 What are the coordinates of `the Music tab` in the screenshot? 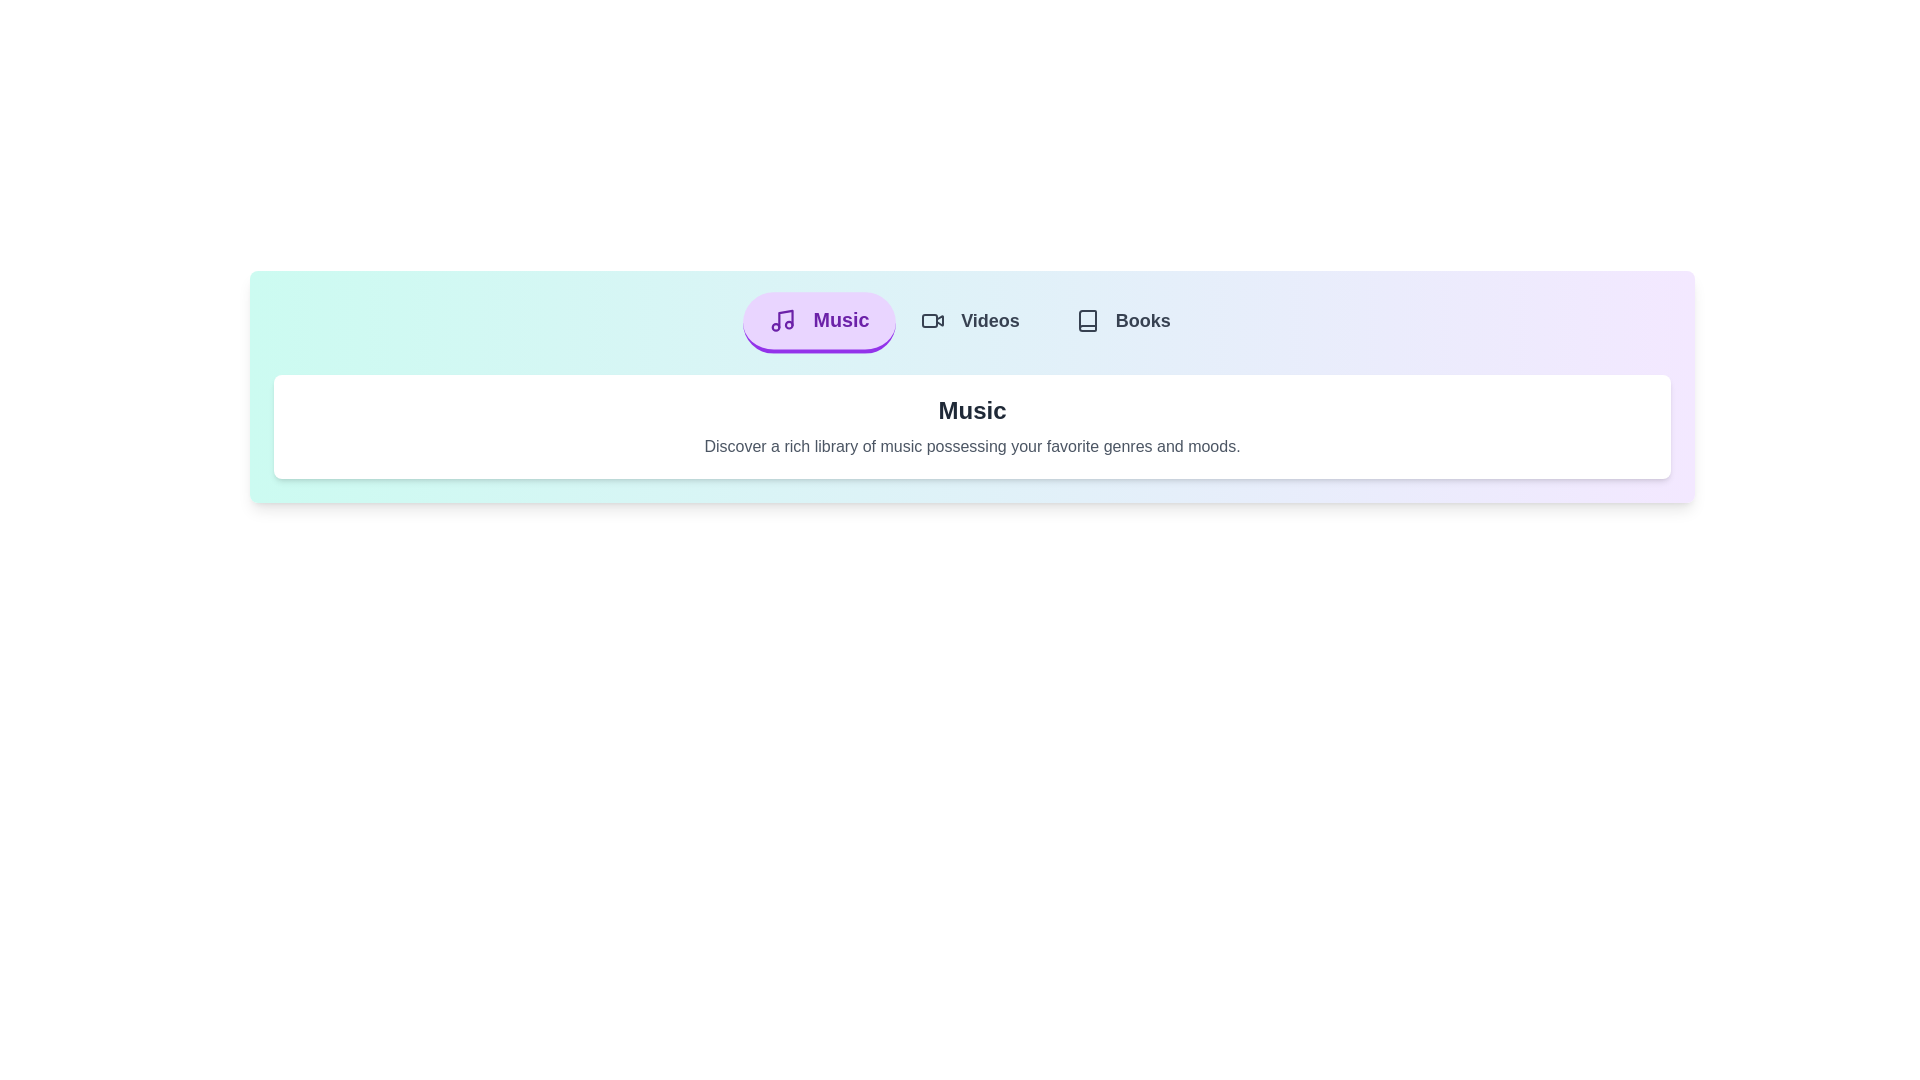 It's located at (819, 322).